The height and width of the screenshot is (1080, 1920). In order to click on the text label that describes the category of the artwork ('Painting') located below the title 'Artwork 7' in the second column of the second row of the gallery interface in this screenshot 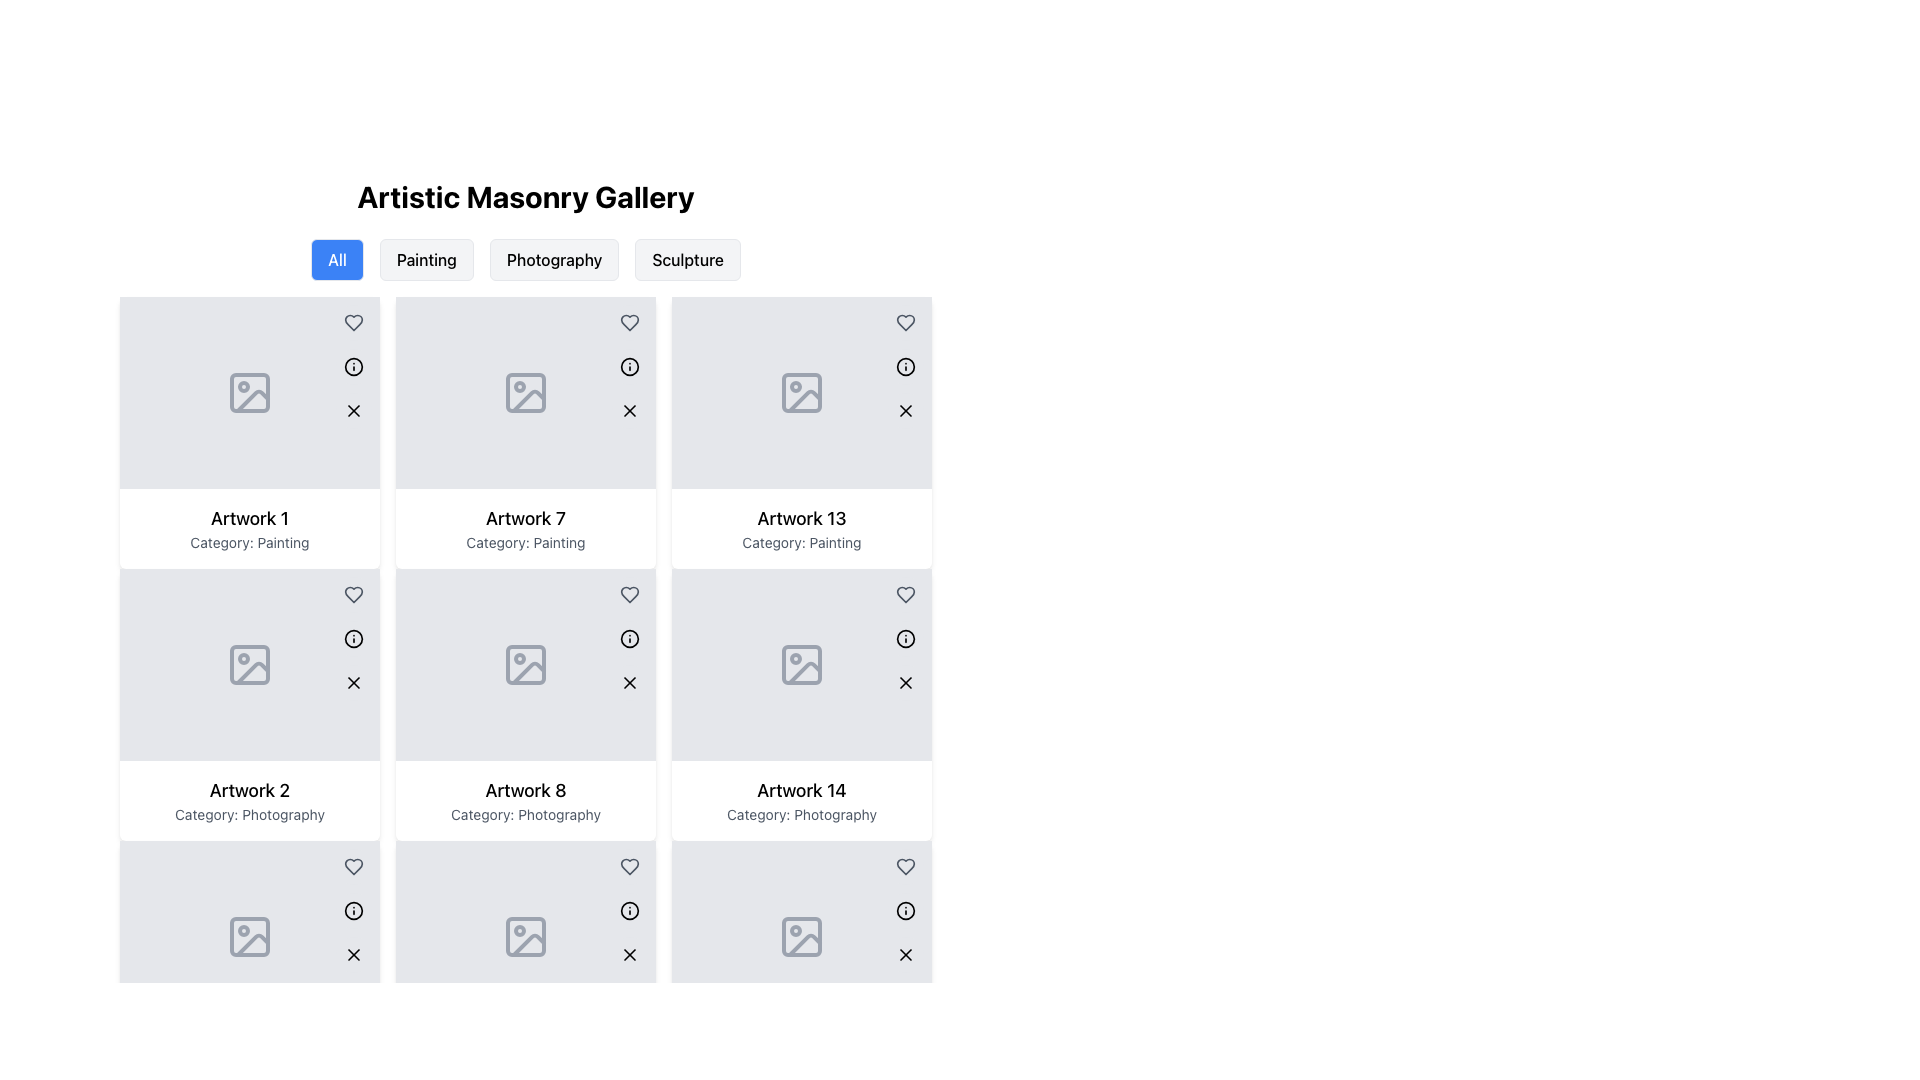, I will do `click(526, 543)`.